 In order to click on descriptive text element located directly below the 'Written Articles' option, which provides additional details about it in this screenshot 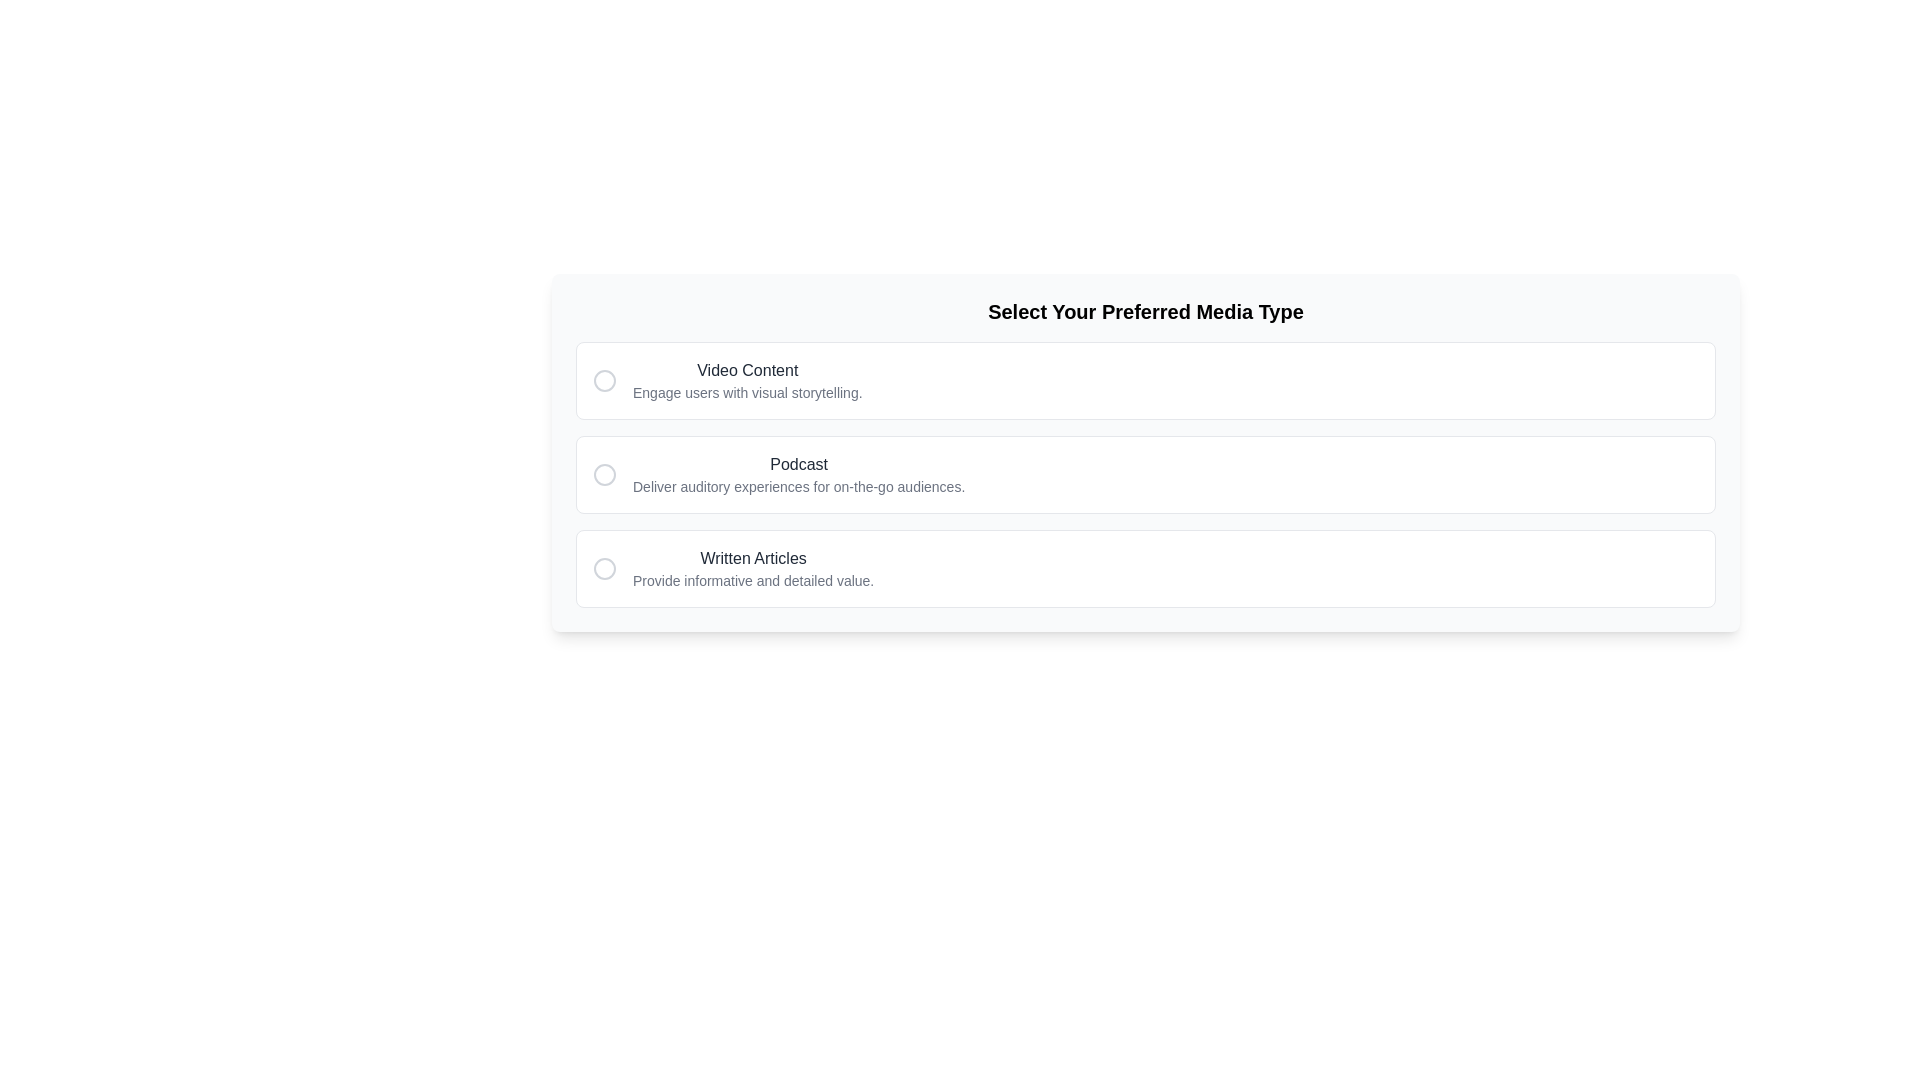, I will do `click(752, 581)`.